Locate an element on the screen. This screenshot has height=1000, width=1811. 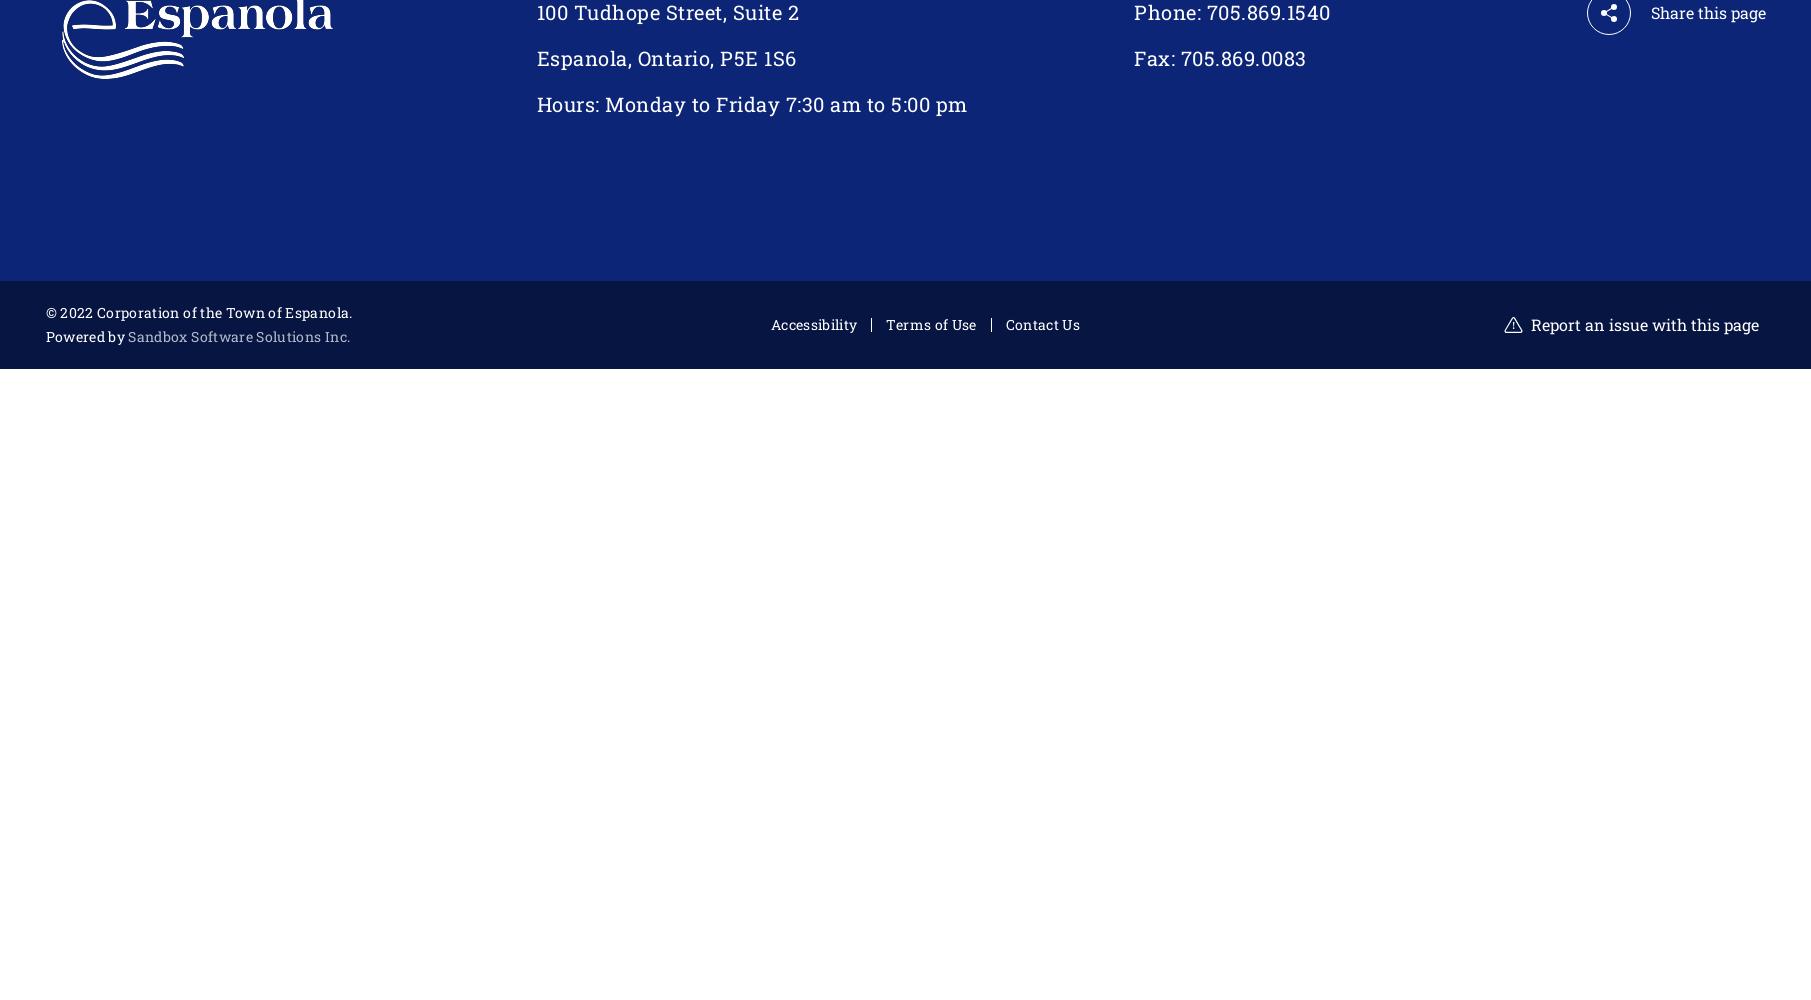
'Hours: Monday to Friday 7:30 am to 5:00 pm' is located at coordinates (753, 103).